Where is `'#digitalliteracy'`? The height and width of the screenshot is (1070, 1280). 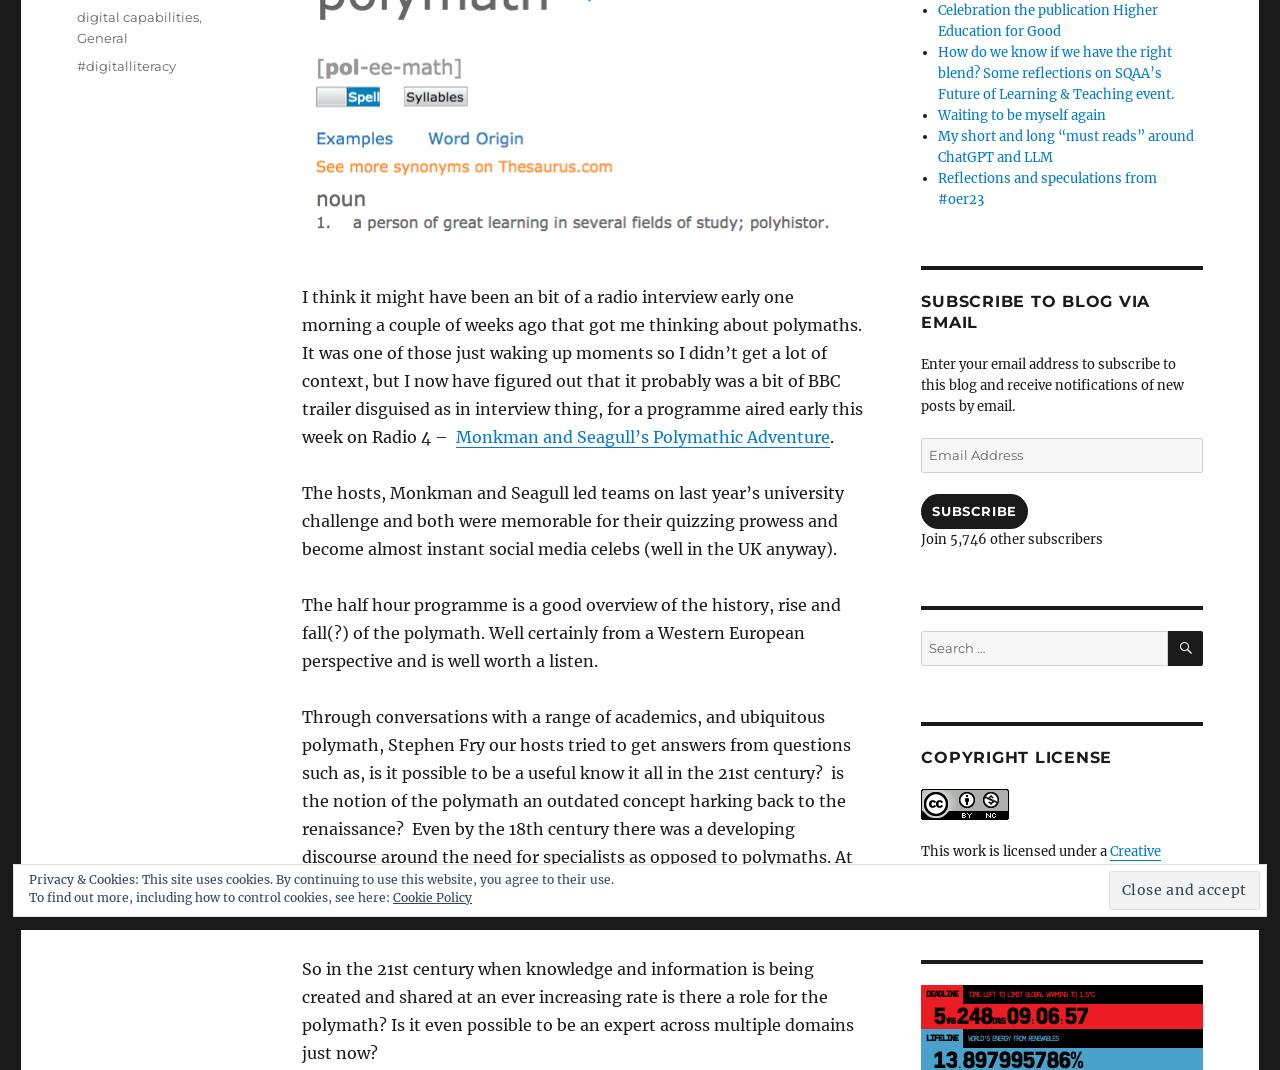
'#digitalliteracy' is located at coordinates (125, 63).